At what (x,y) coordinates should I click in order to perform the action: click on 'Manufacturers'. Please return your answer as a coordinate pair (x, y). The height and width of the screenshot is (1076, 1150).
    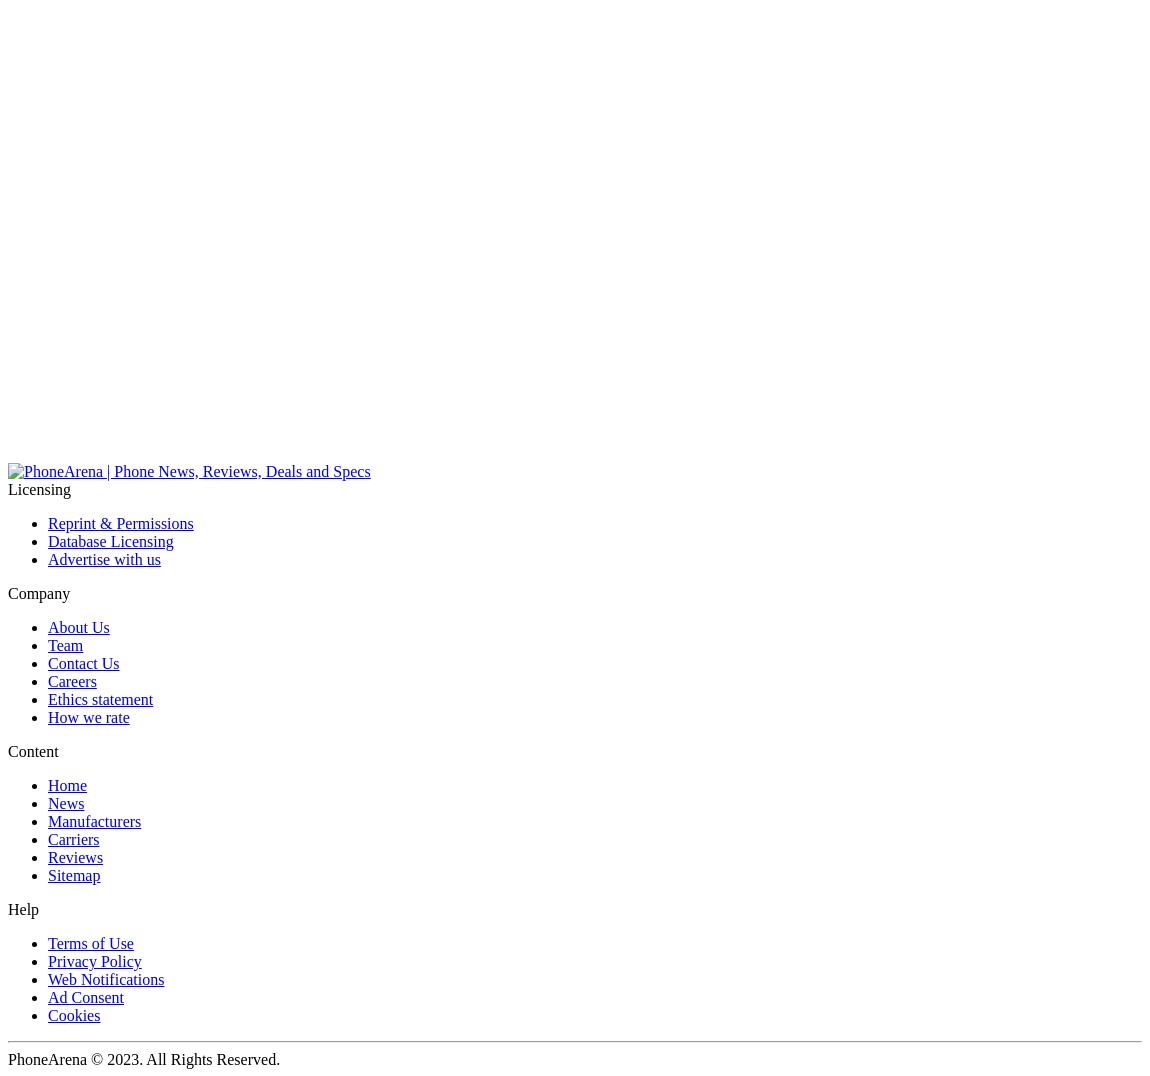
    Looking at the image, I should click on (93, 820).